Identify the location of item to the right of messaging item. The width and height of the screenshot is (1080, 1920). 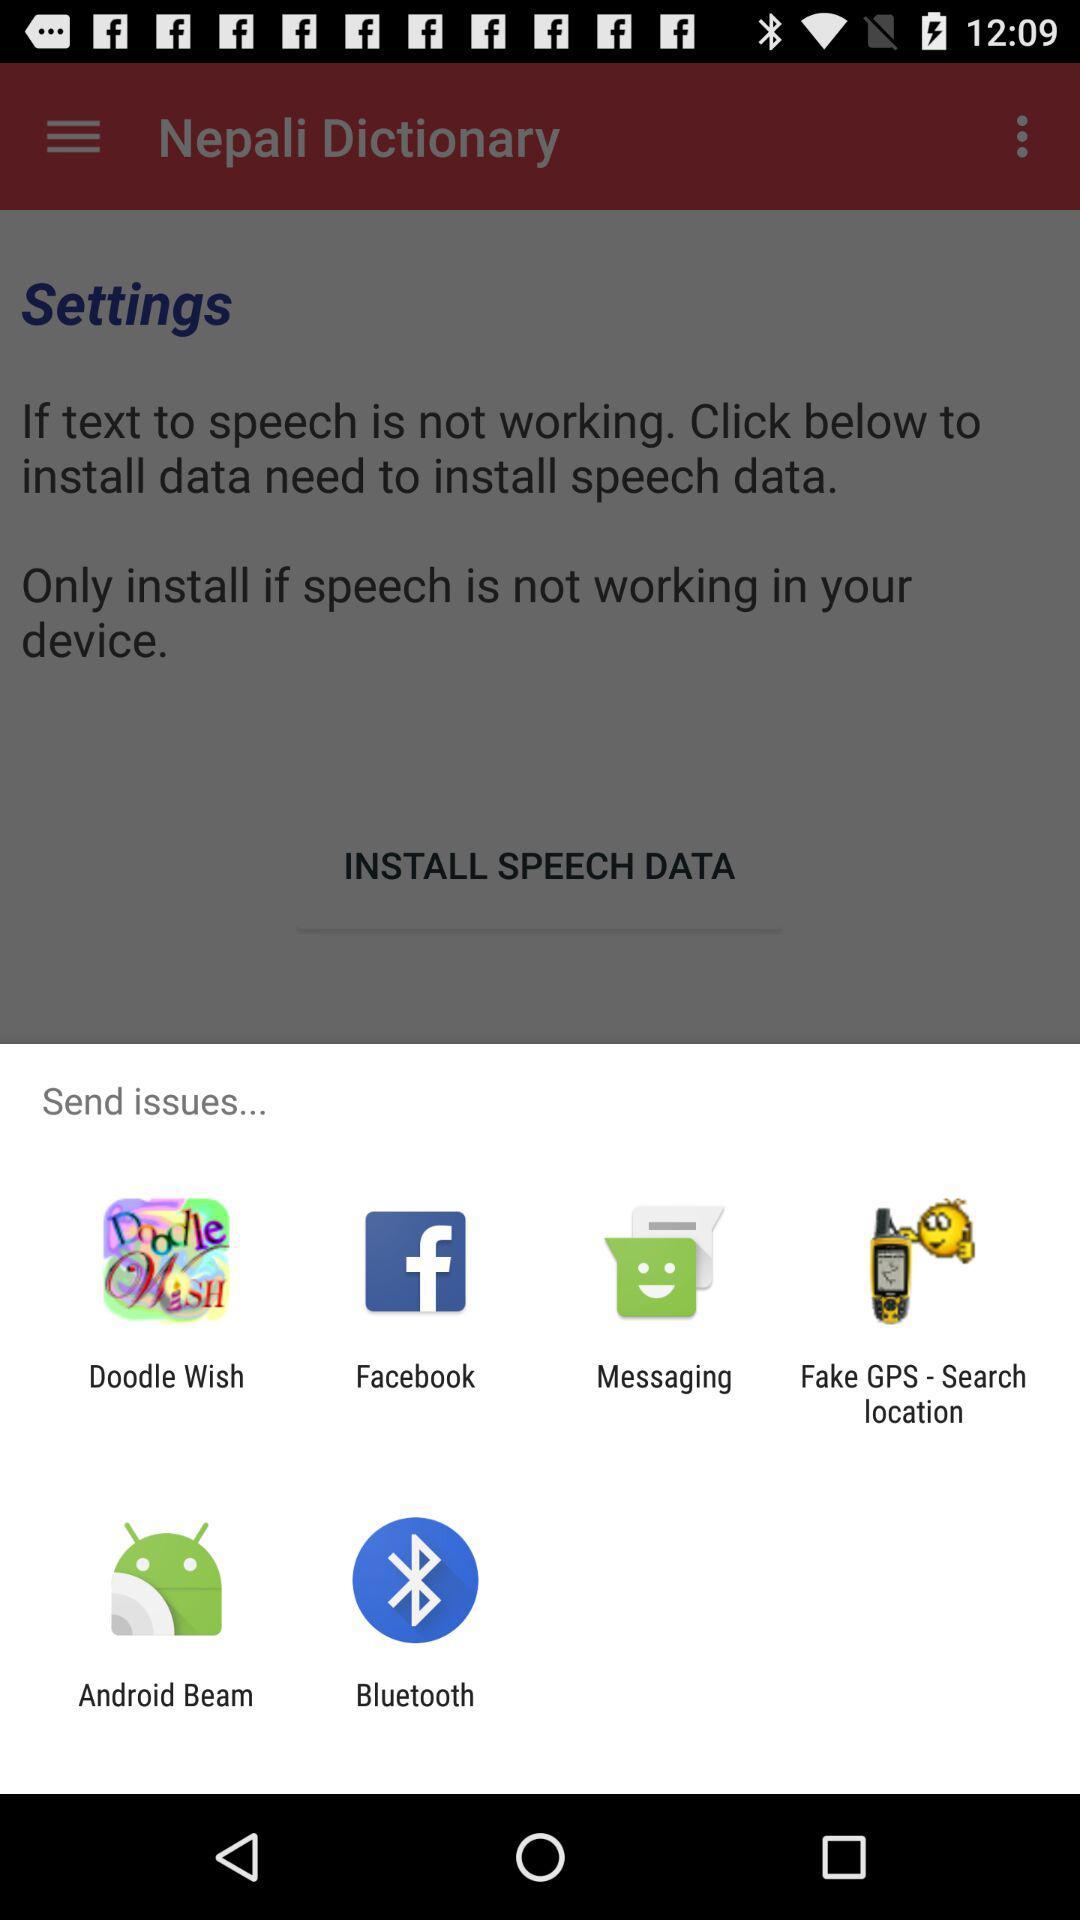
(913, 1392).